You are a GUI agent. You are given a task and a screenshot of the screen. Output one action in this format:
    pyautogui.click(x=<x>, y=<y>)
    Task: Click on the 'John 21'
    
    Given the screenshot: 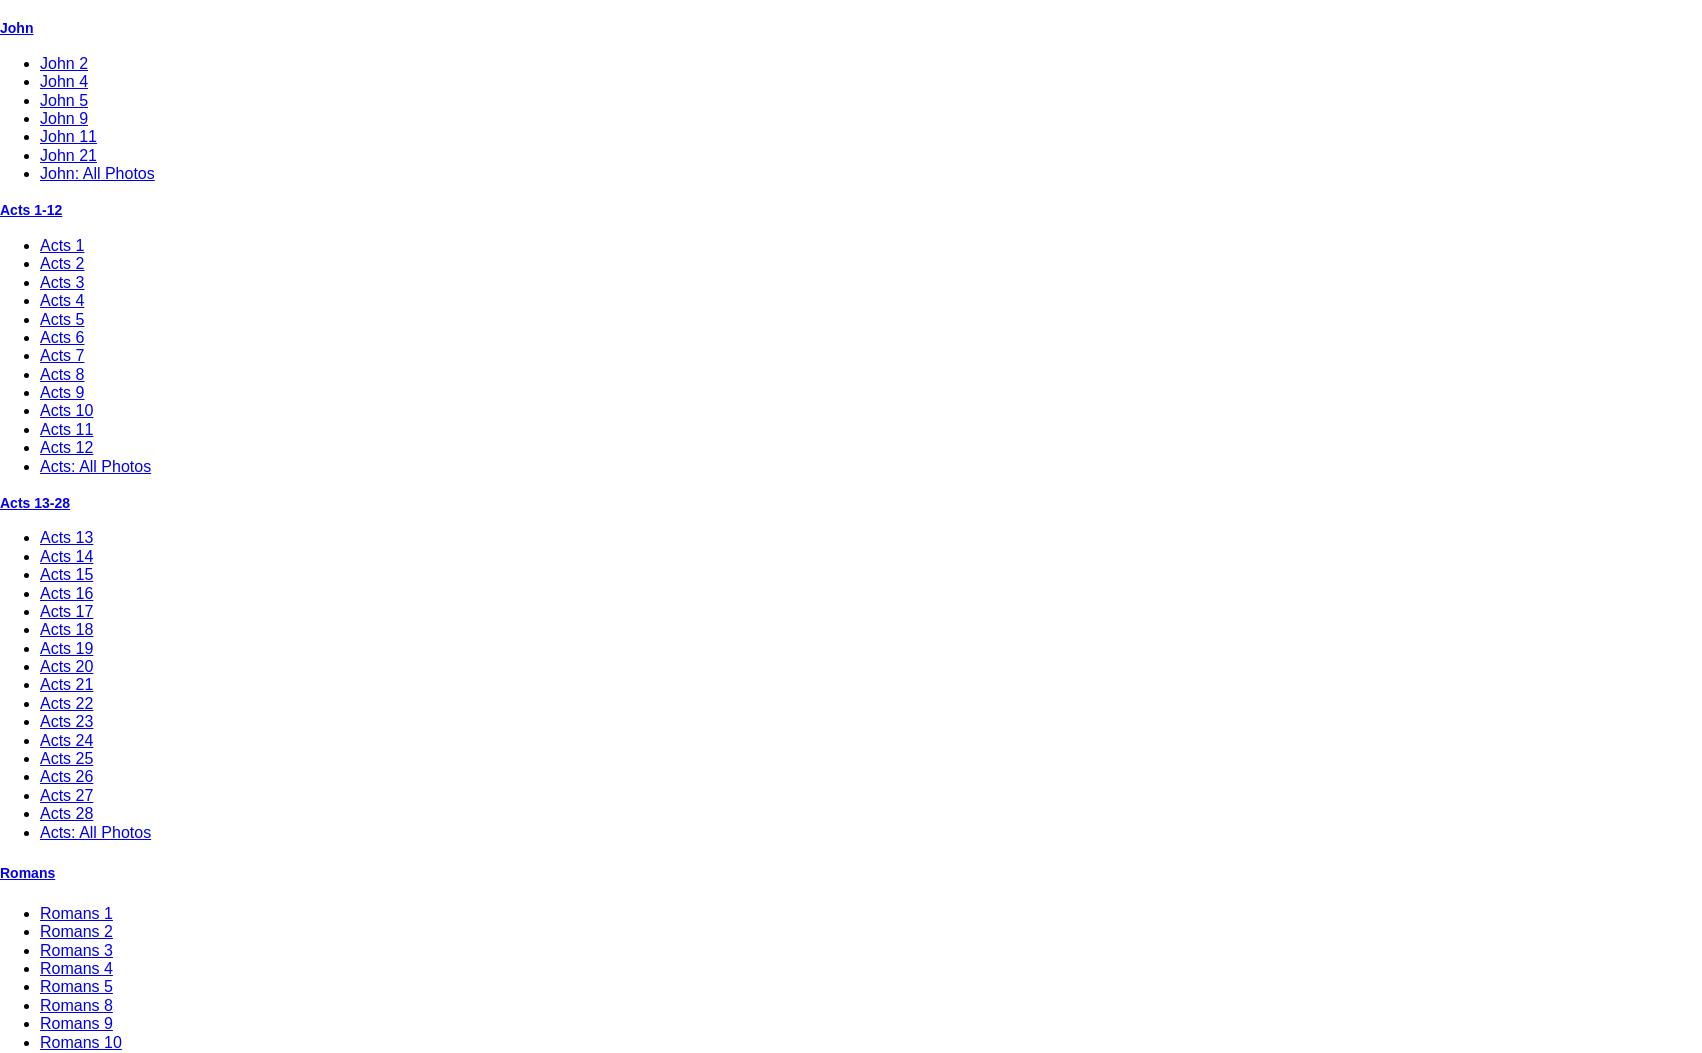 What is the action you would take?
    pyautogui.click(x=68, y=153)
    